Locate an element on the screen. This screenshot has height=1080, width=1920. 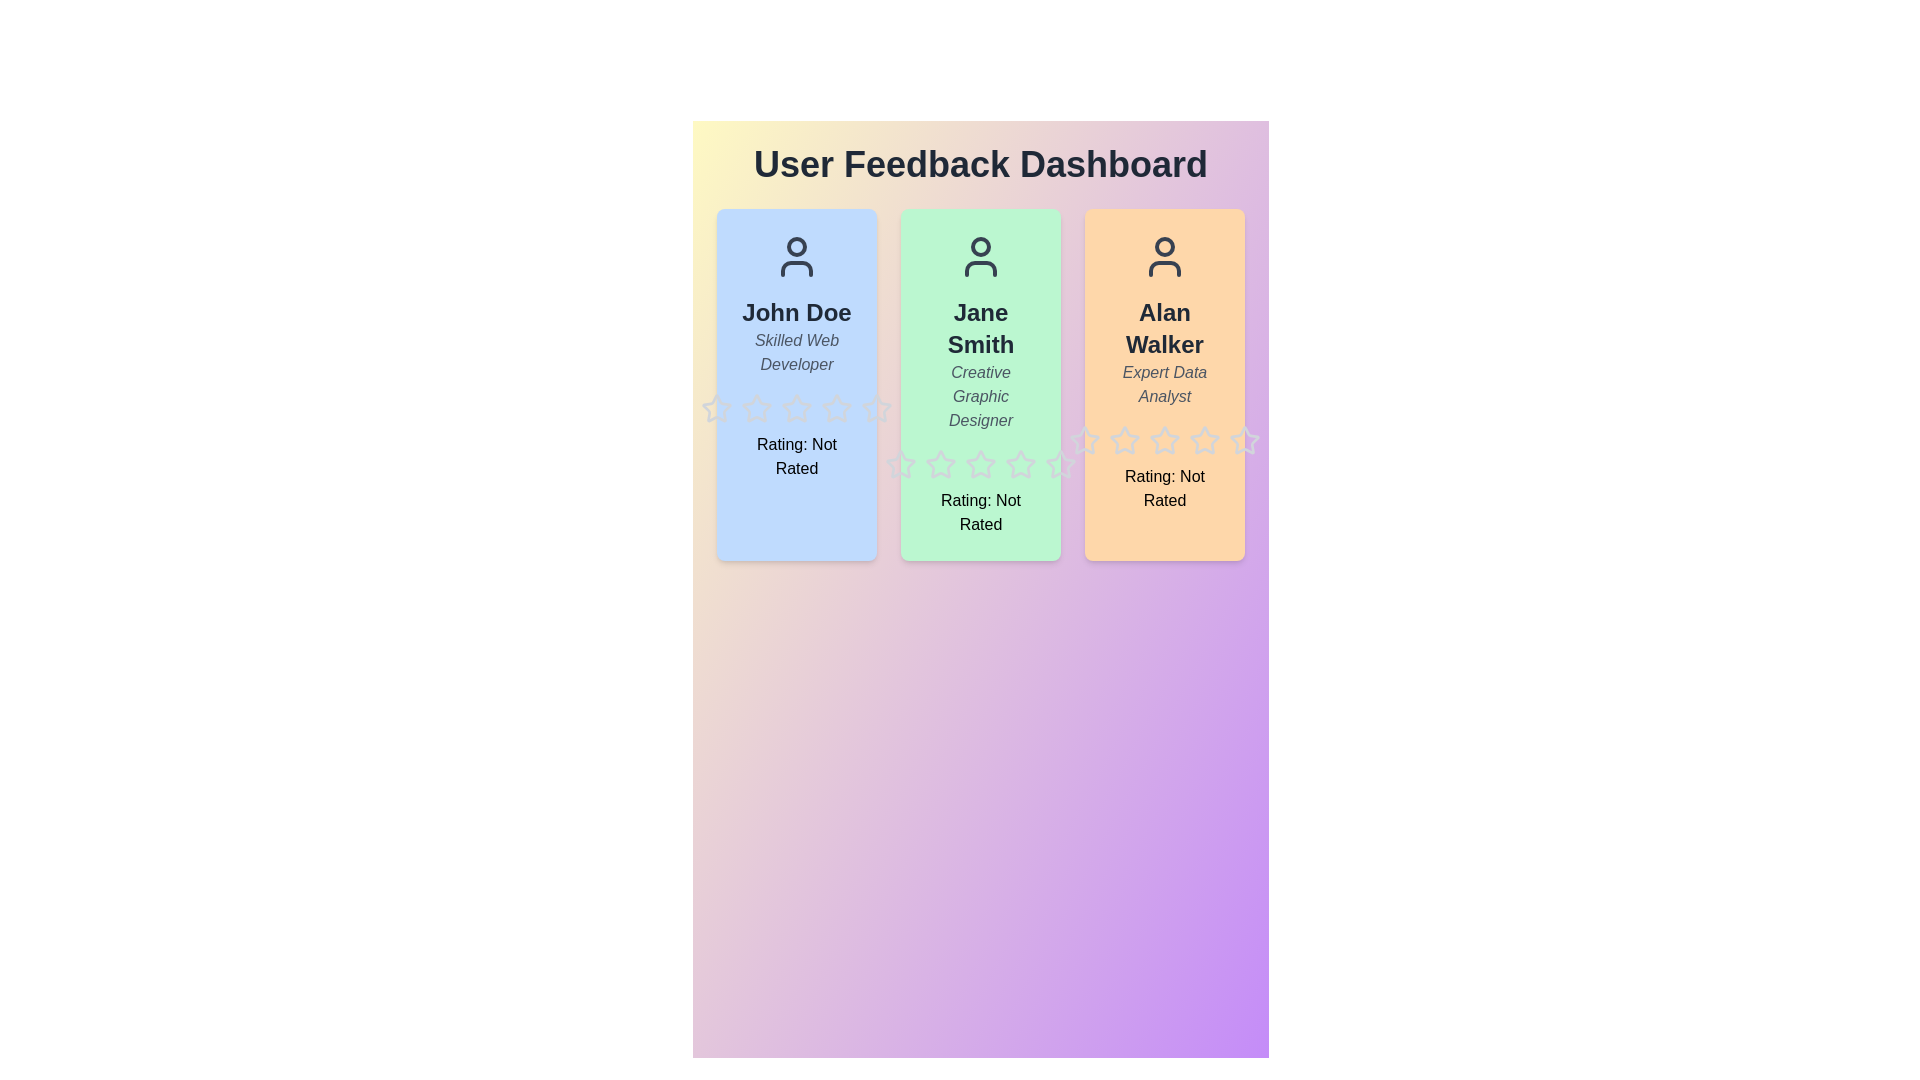
the star icon corresponding to 4 for user John Doe is located at coordinates (820, 393).